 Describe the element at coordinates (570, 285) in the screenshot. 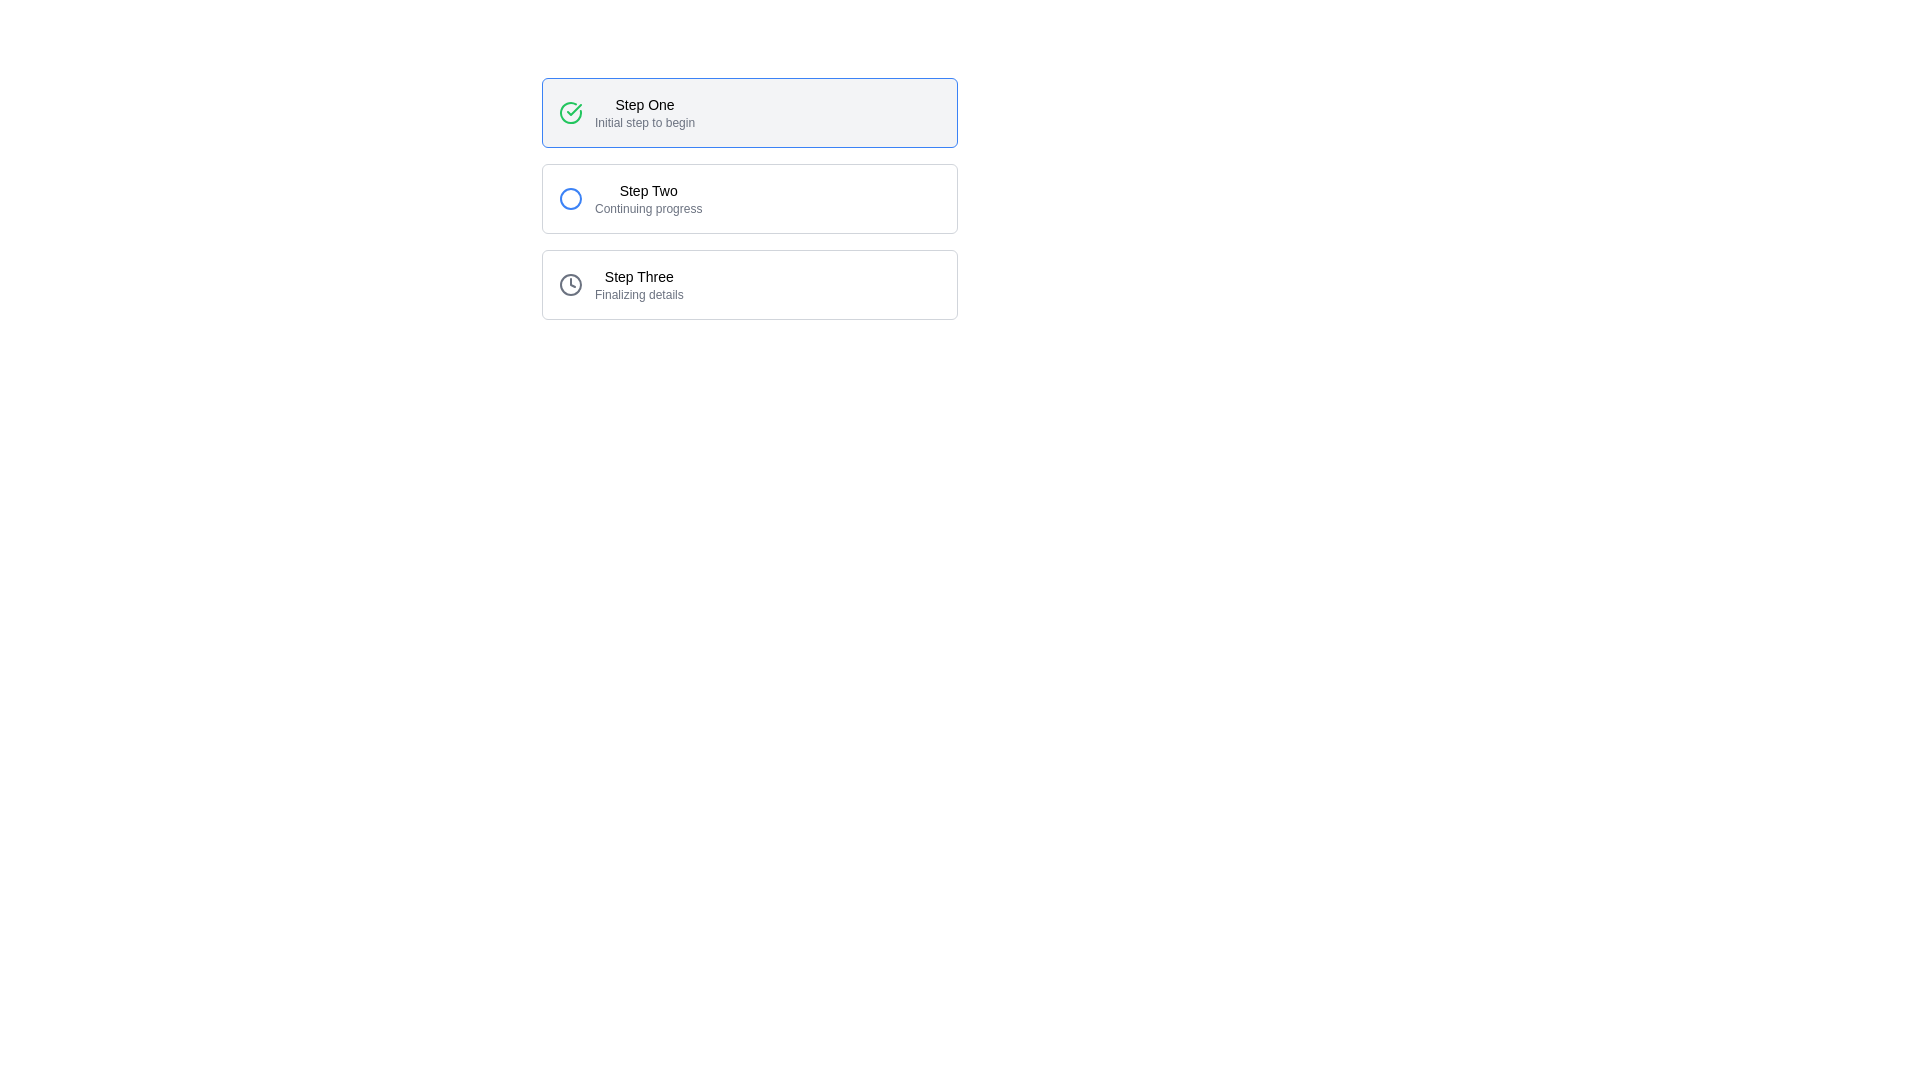

I see `the SVG Circle located in the center of the circular clock icon, which is positioned to the left of the text 'Step Three.'` at that location.